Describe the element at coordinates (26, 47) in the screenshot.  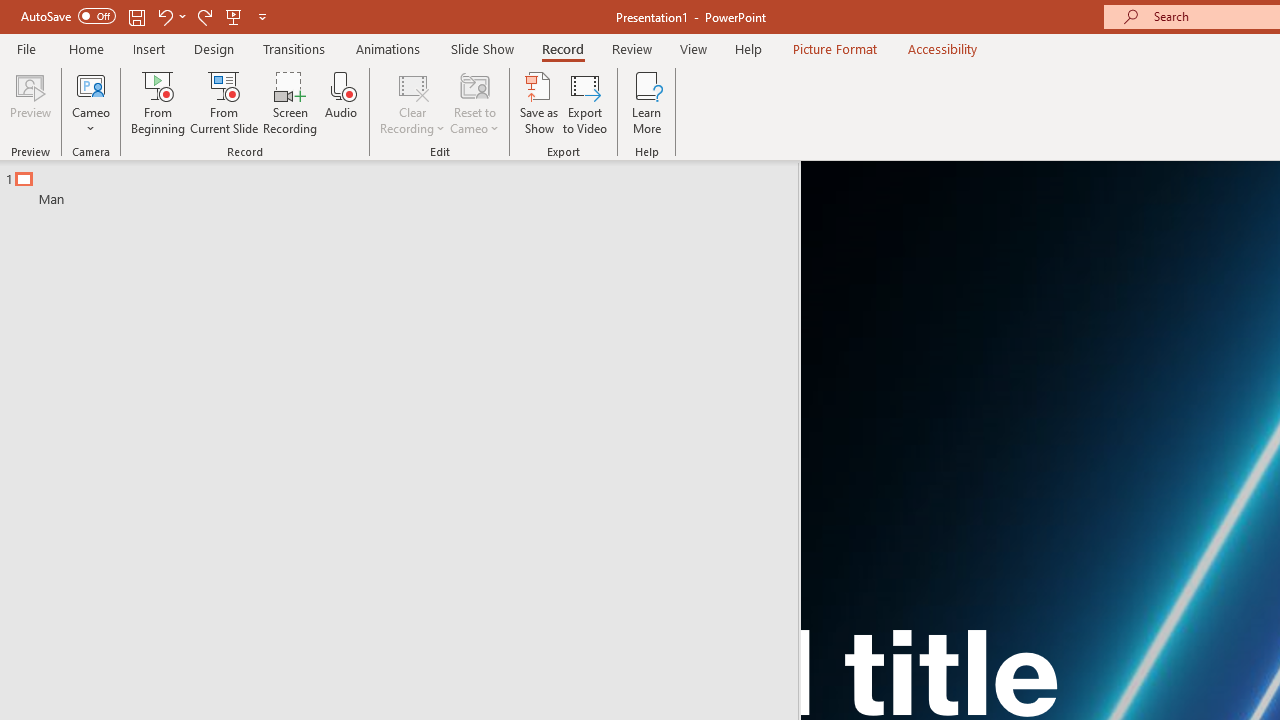
I see `'File Tab'` at that location.